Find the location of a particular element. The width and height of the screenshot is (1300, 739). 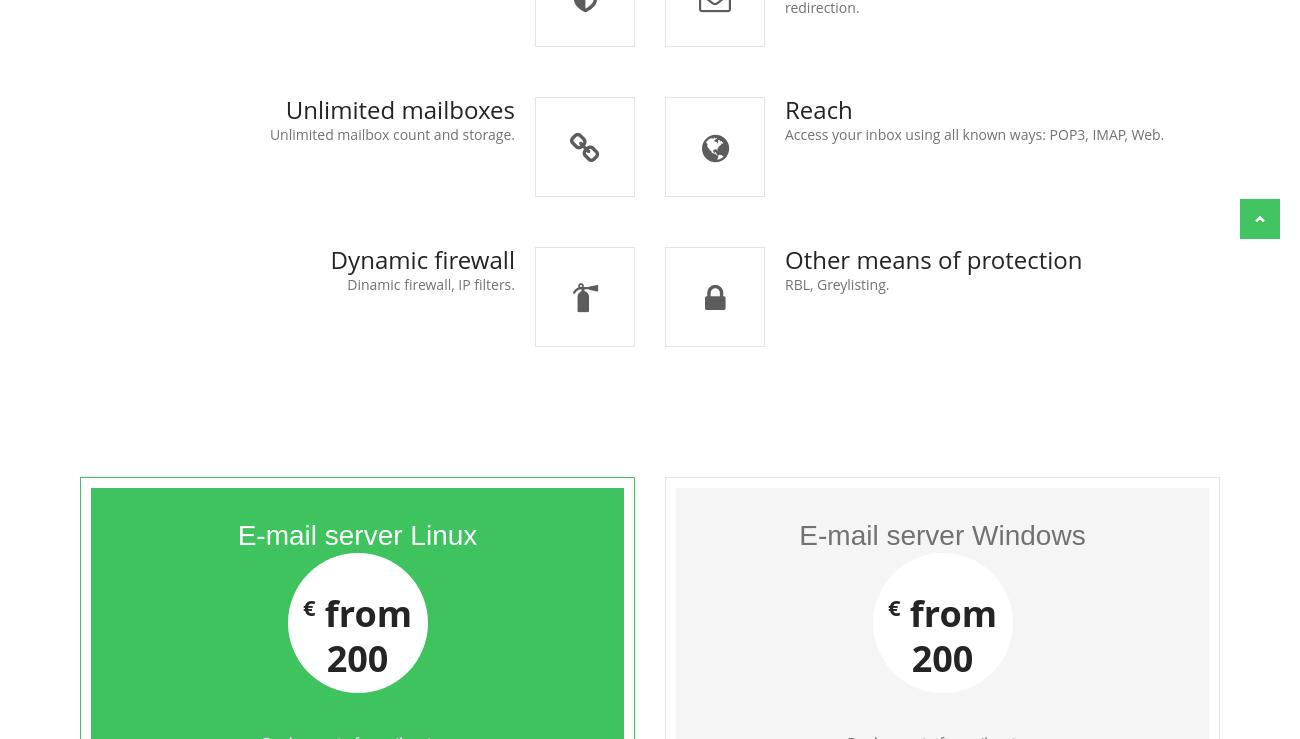

'E-mail server Linux' is located at coordinates (355, 535).